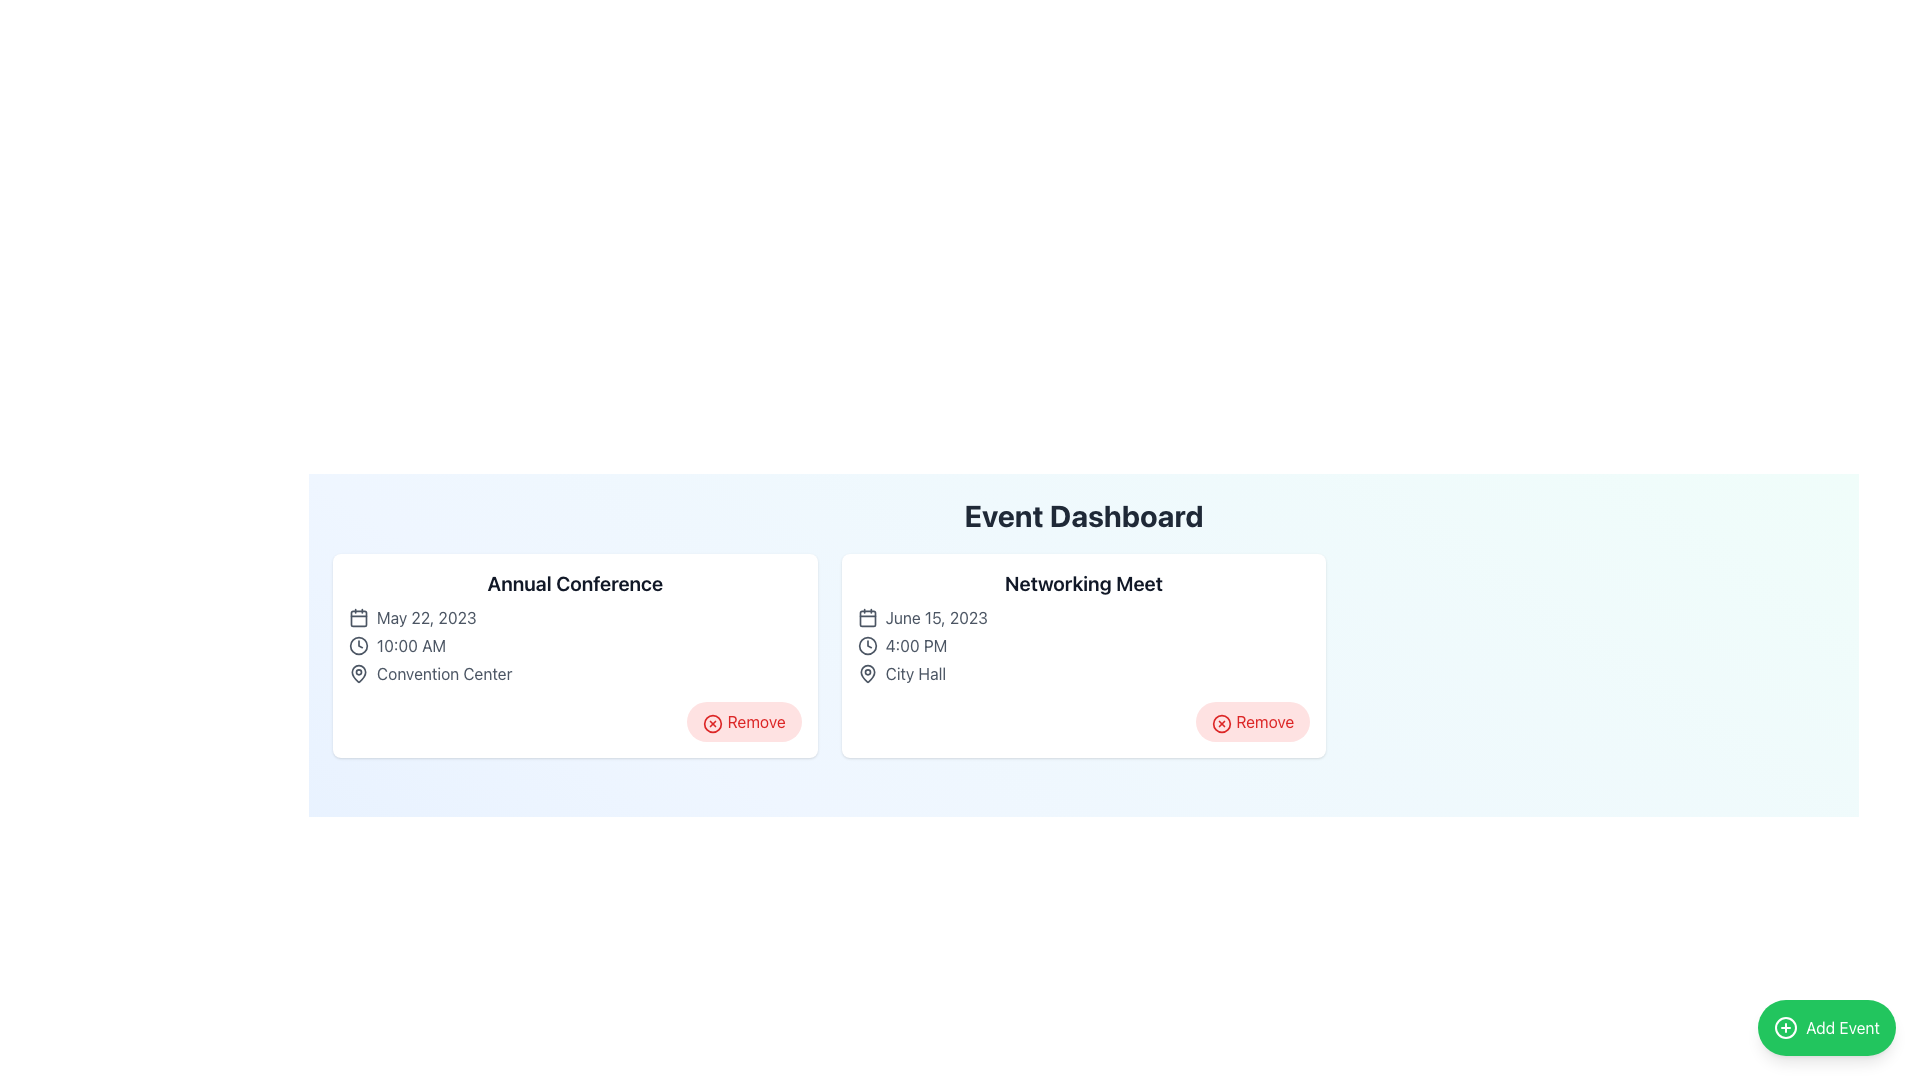 This screenshot has height=1080, width=1920. I want to click on the text label indicating the location of the event for 'Networking Meet', which is positioned beneath the time information and to the right of a location pin icon, so click(914, 674).